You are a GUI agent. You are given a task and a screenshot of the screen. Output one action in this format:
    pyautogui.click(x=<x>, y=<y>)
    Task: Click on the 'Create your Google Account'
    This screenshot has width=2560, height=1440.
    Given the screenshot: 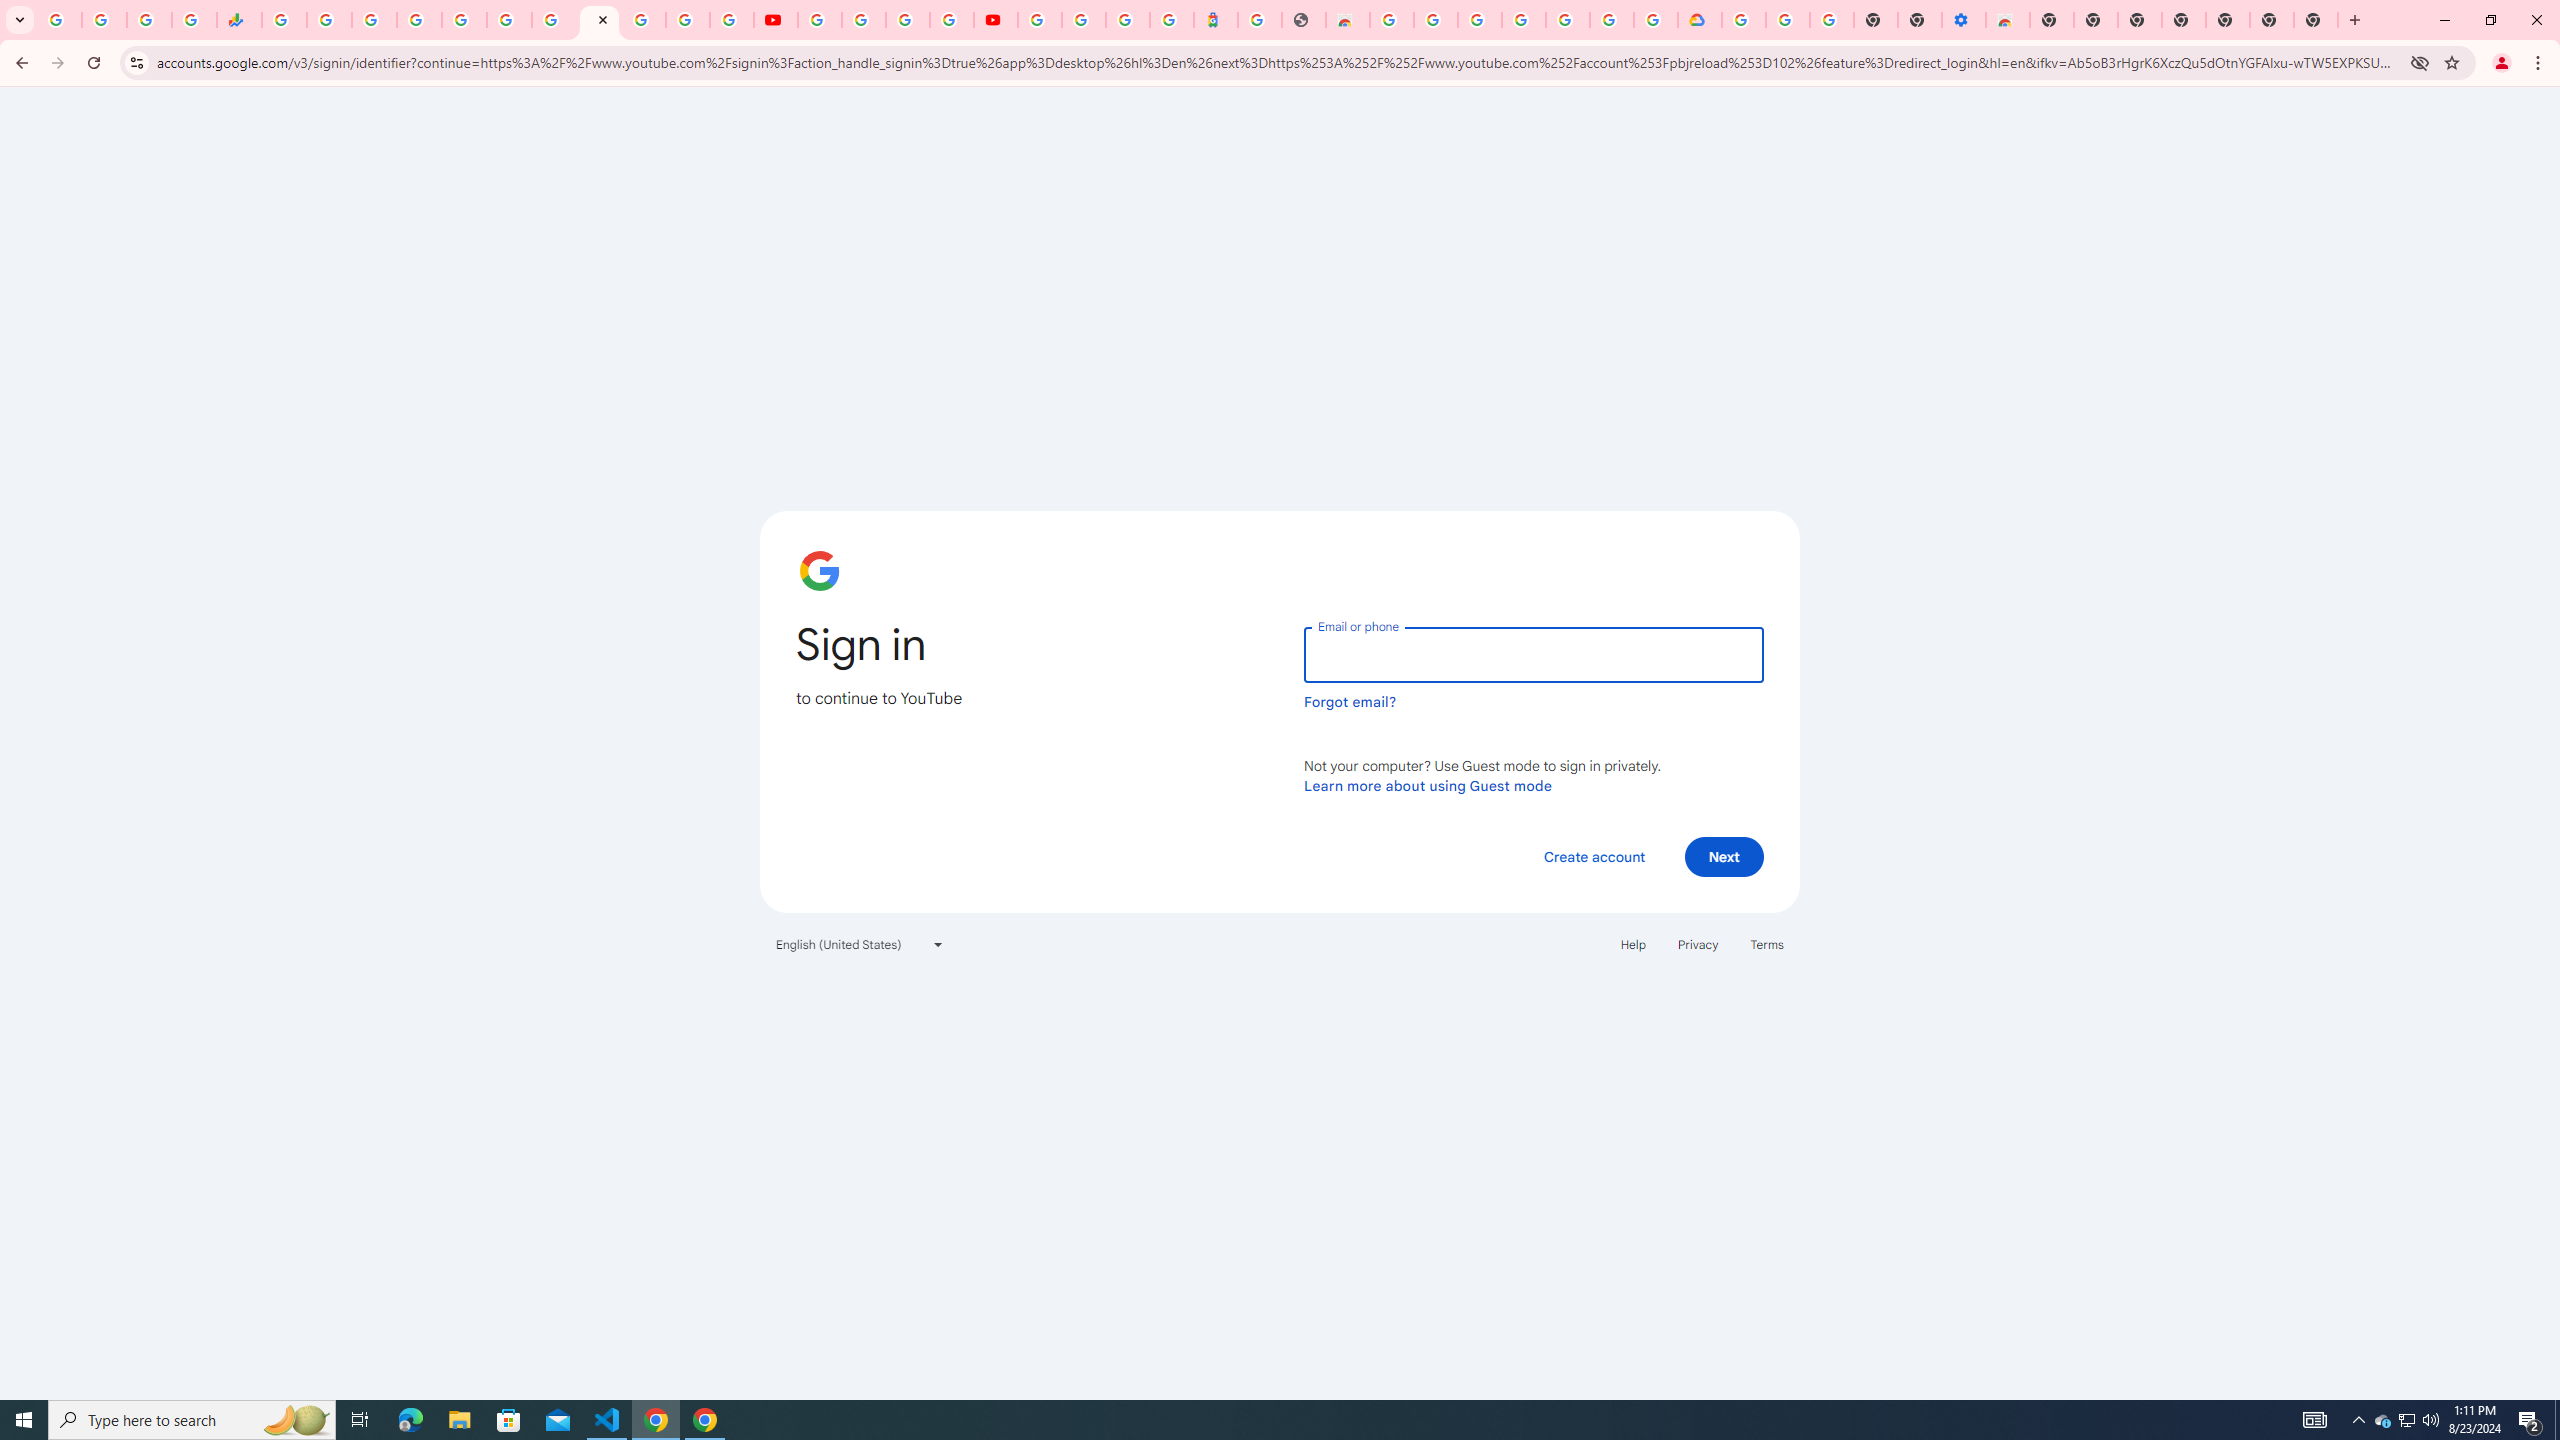 What is the action you would take?
    pyautogui.click(x=908, y=19)
    